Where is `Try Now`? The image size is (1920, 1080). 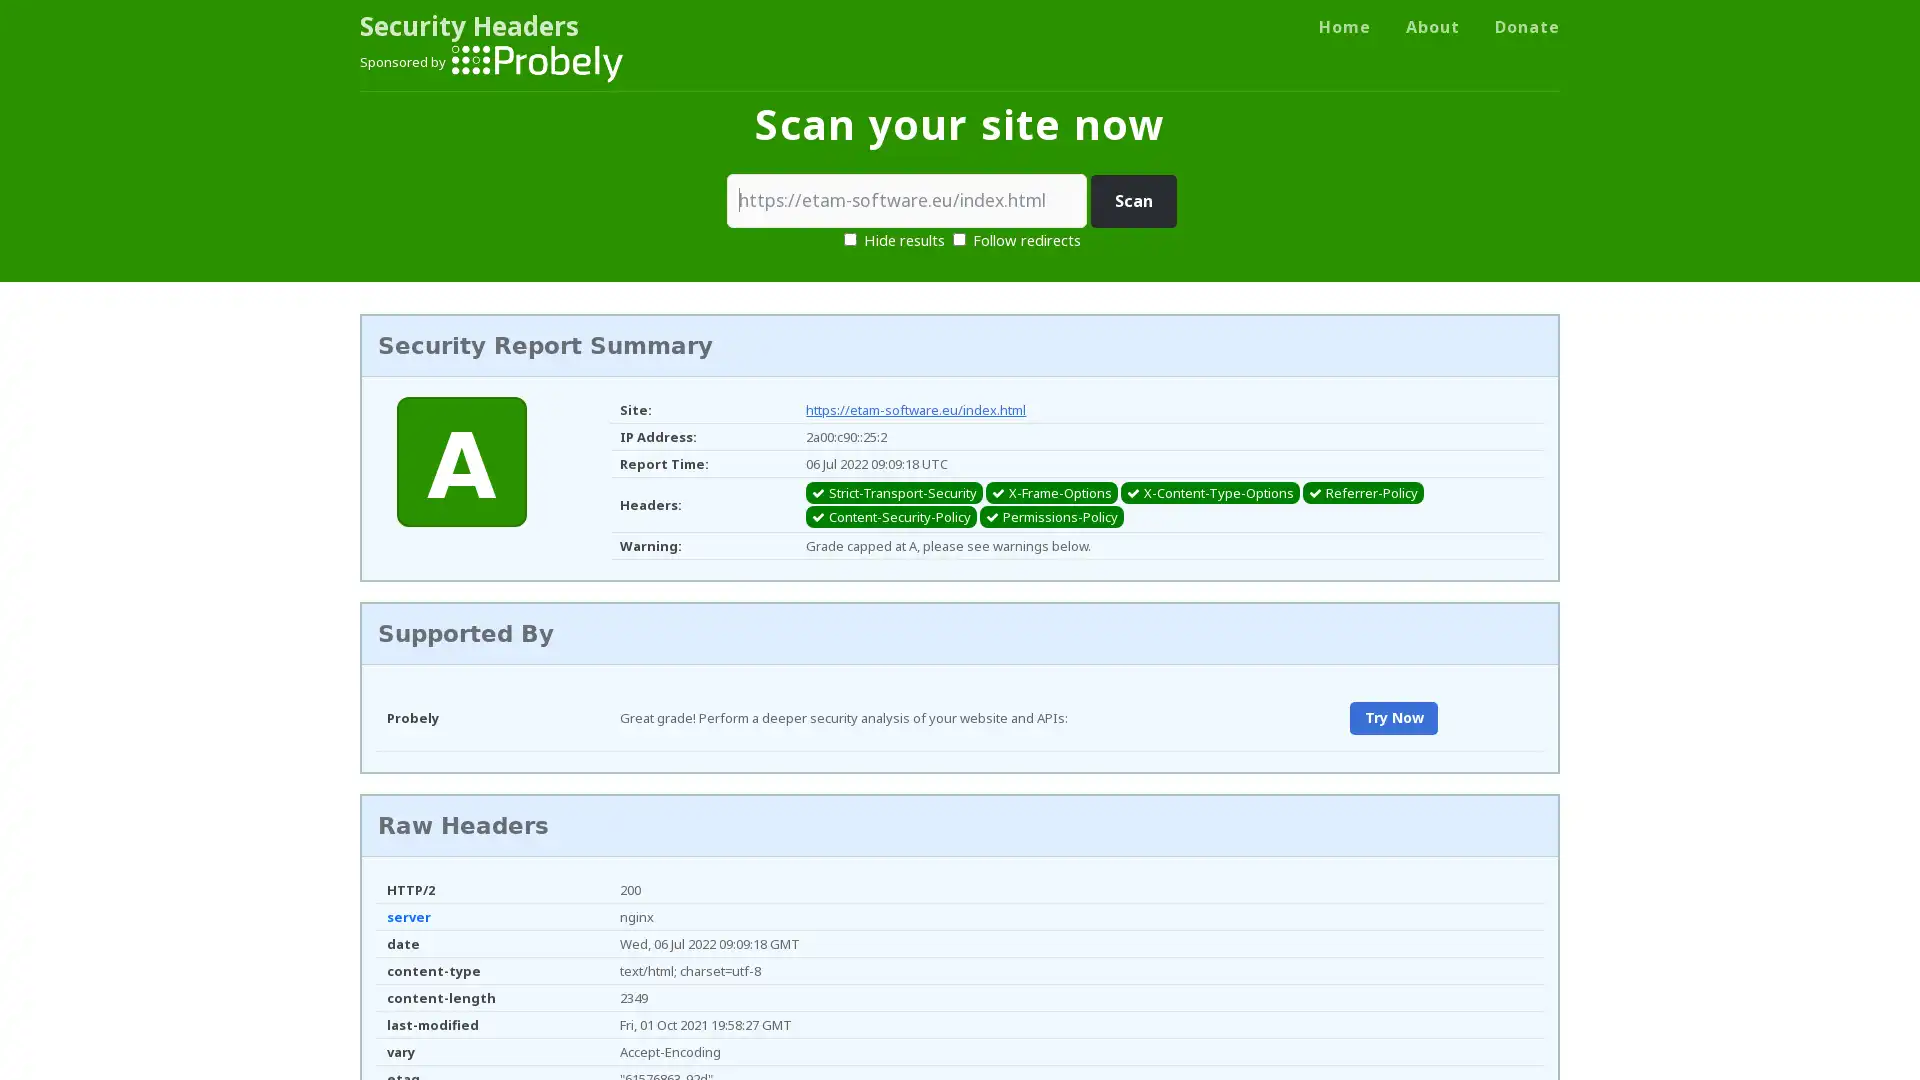
Try Now is located at coordinates (1392, 717).